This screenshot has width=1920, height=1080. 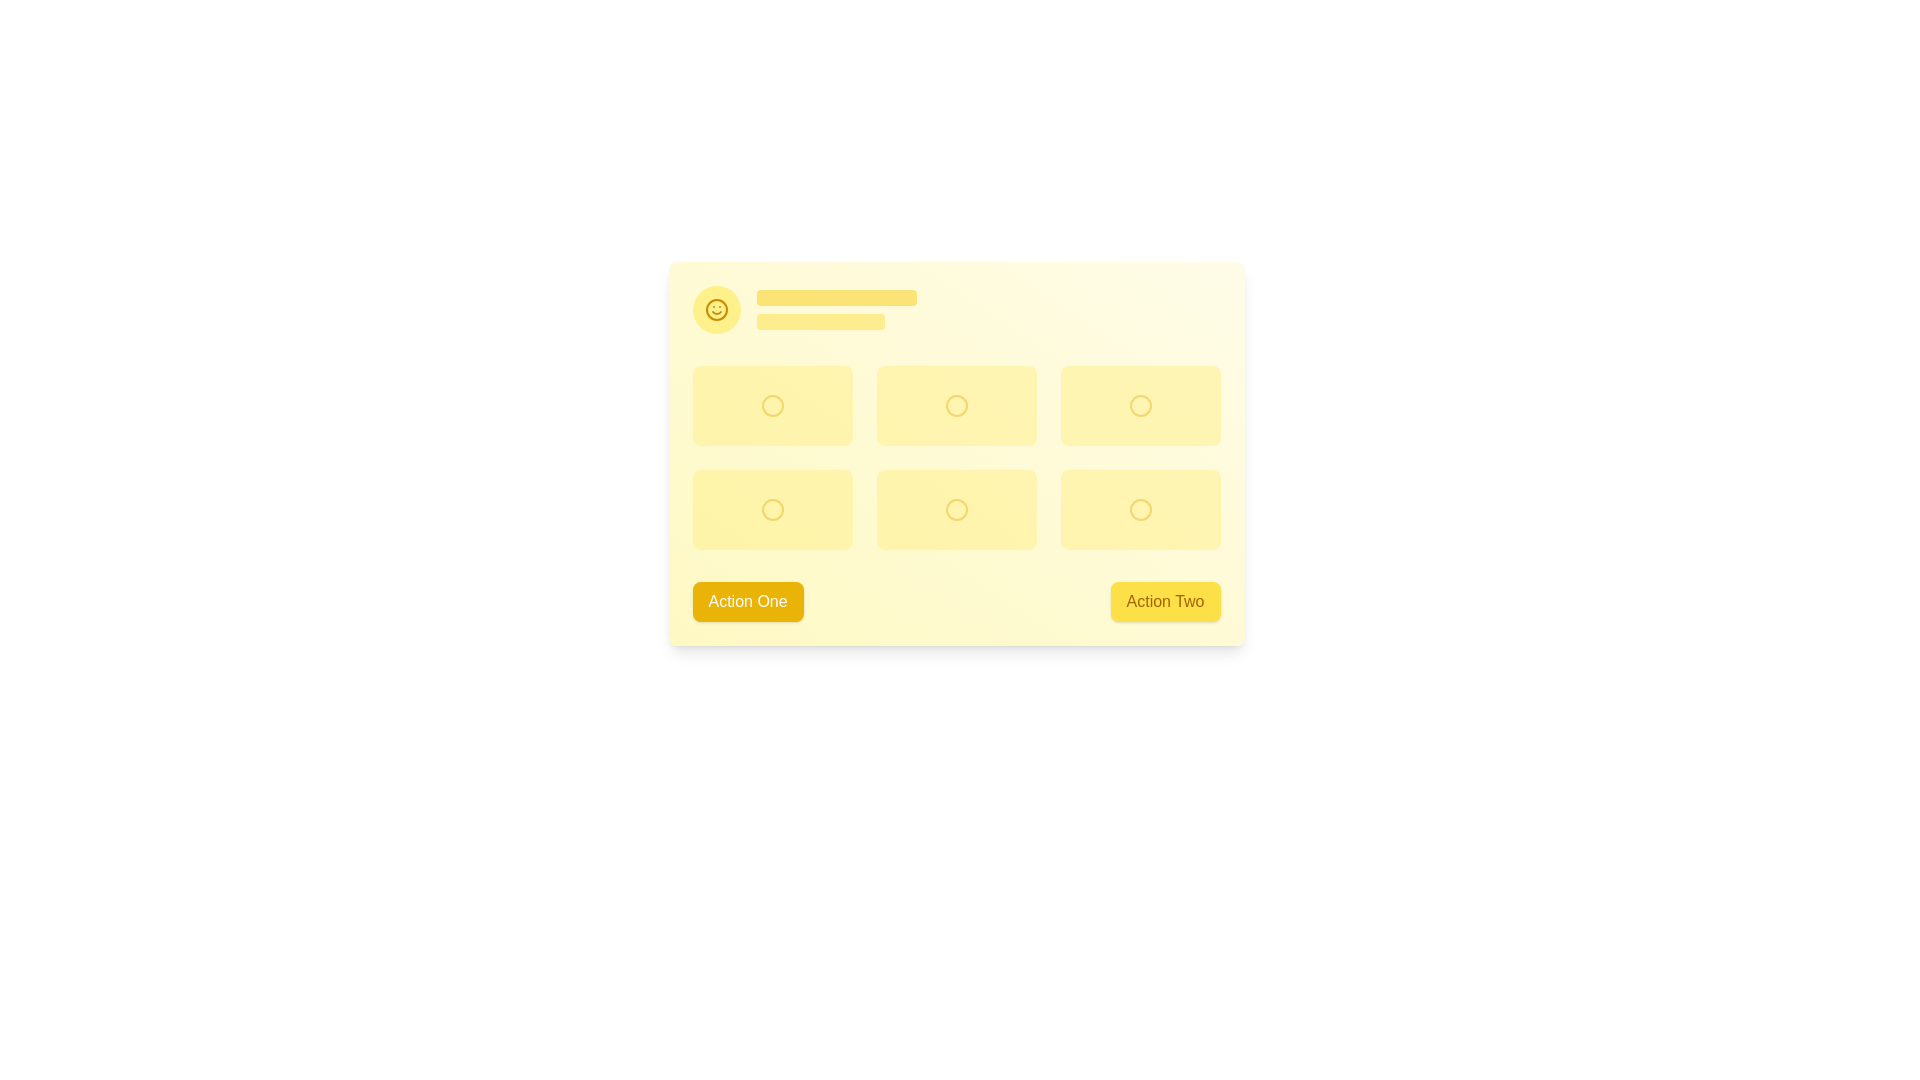 I want to click on the sixth button-like component in the bottom-right corner of the interactive grid, so click(x=1140, y=508).